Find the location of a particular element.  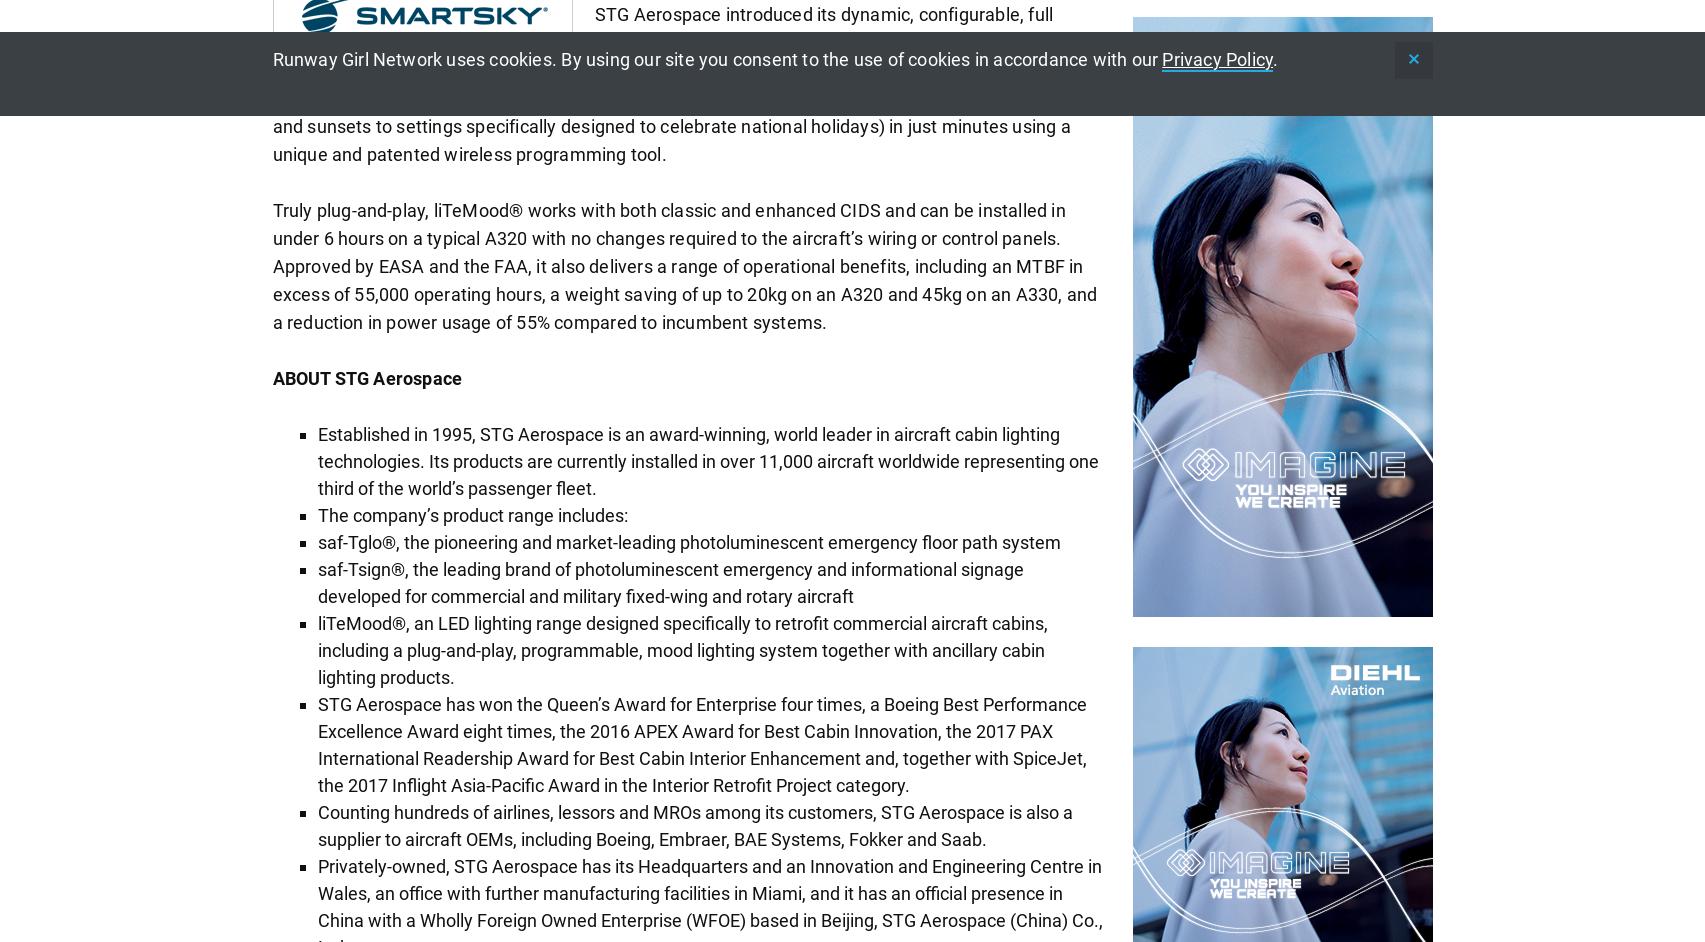

'saf-Tsign' is located at coordinates (352, 569).